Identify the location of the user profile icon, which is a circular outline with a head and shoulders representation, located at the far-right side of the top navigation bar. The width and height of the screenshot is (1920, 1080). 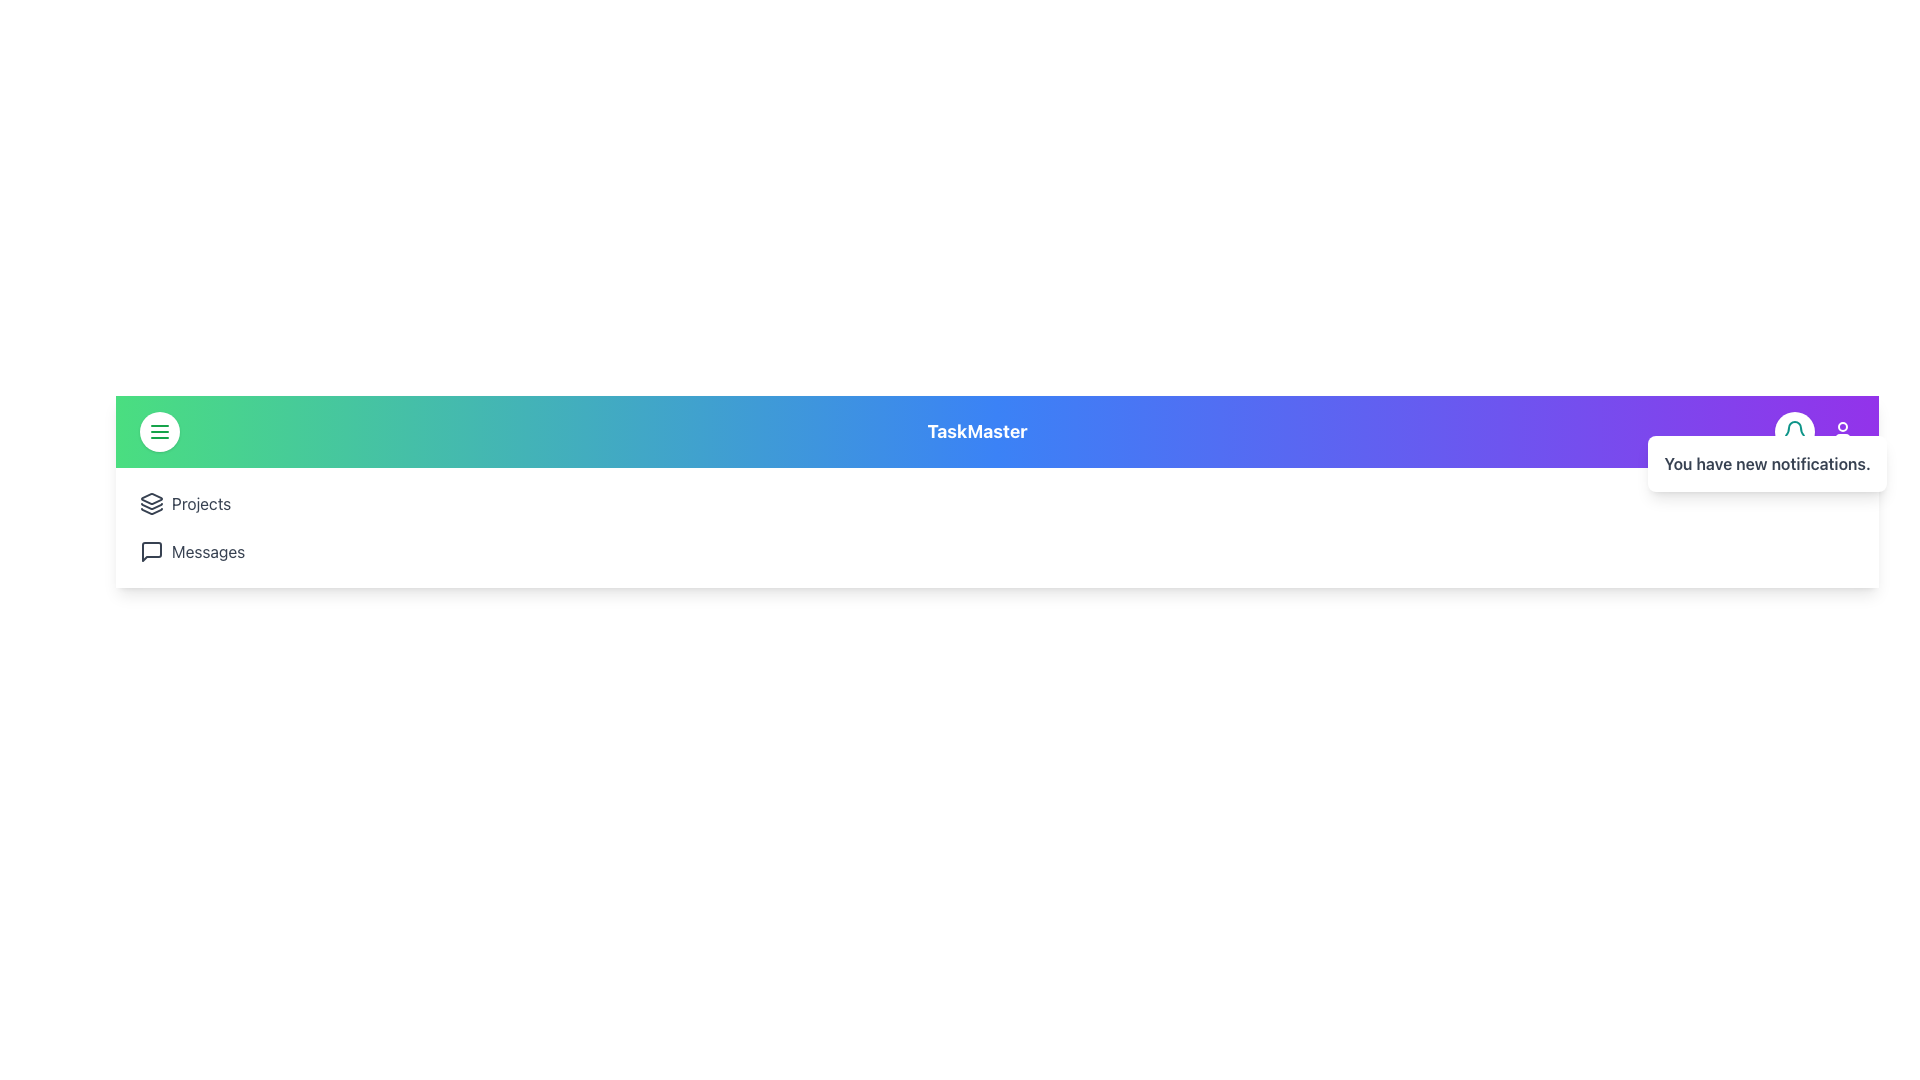
(1842, 431).